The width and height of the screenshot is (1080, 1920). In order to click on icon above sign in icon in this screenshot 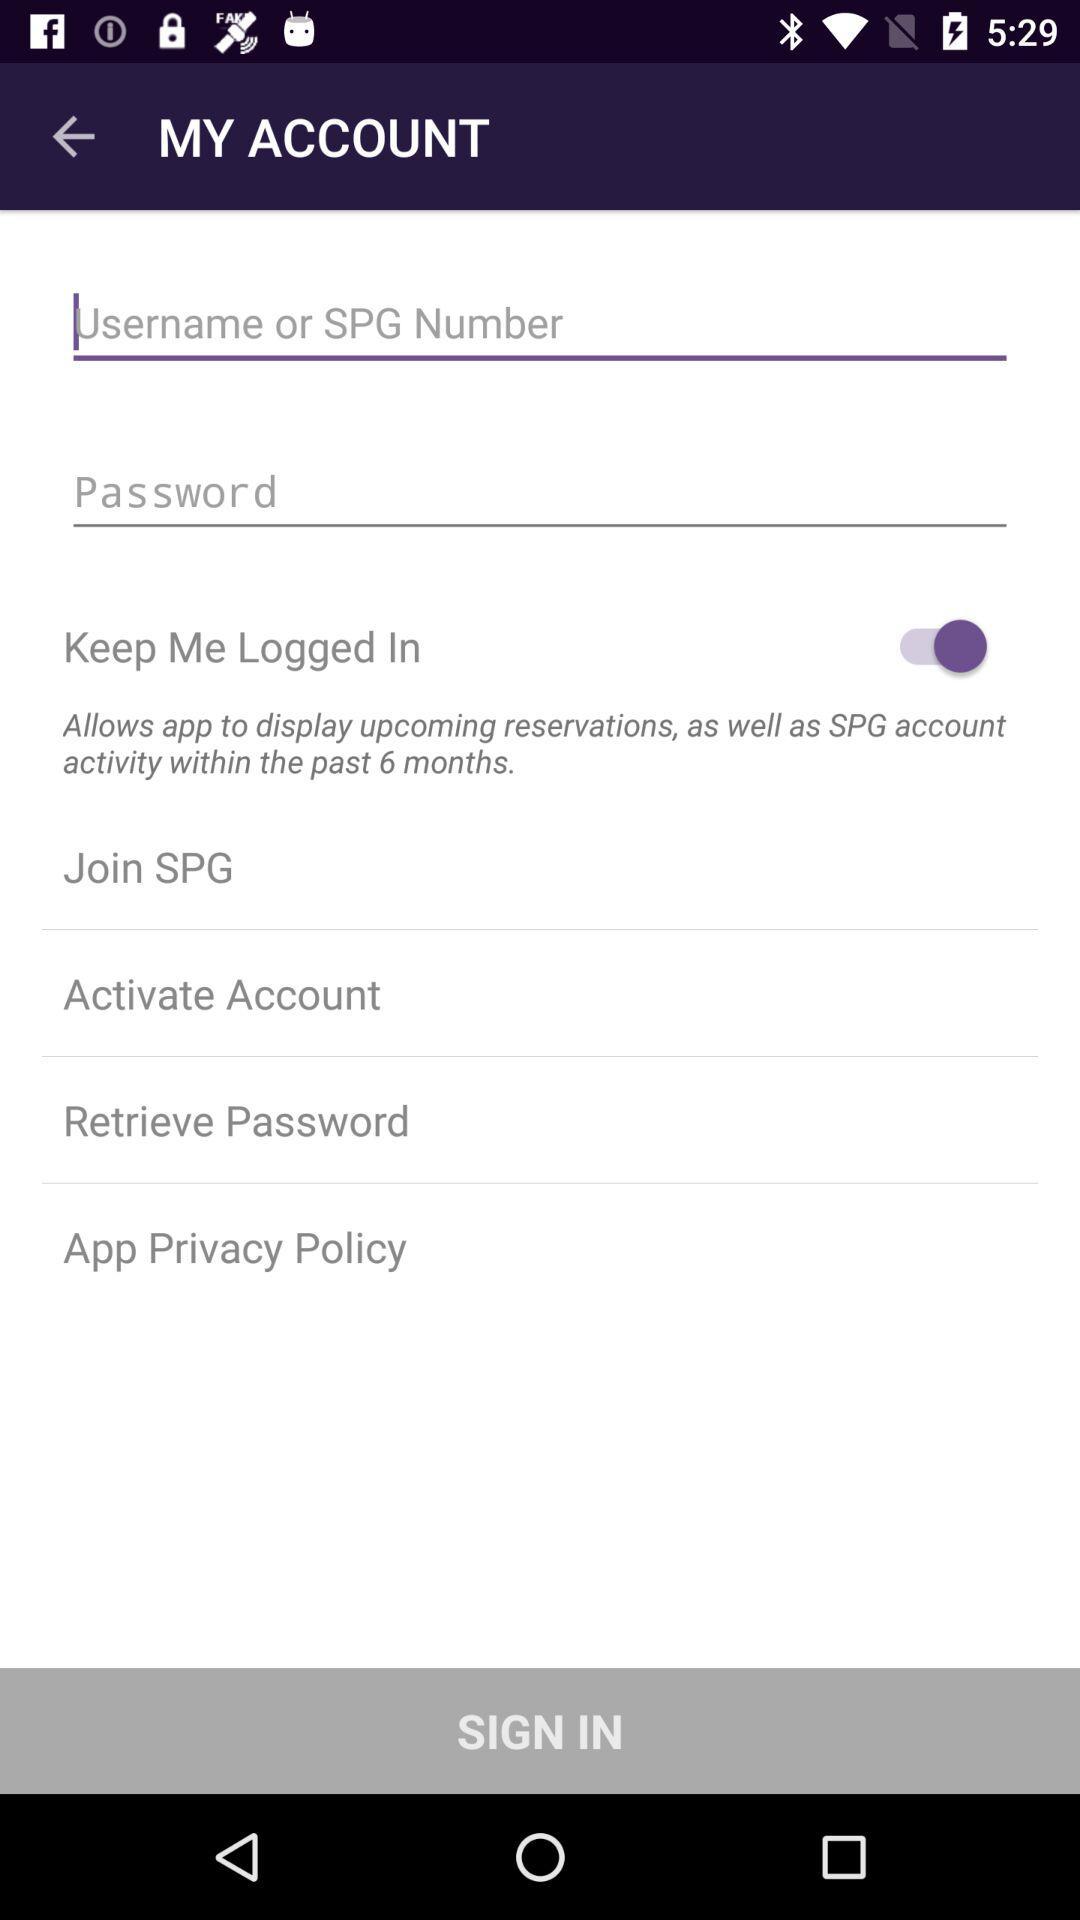, I will do `click(540, 1245)`.